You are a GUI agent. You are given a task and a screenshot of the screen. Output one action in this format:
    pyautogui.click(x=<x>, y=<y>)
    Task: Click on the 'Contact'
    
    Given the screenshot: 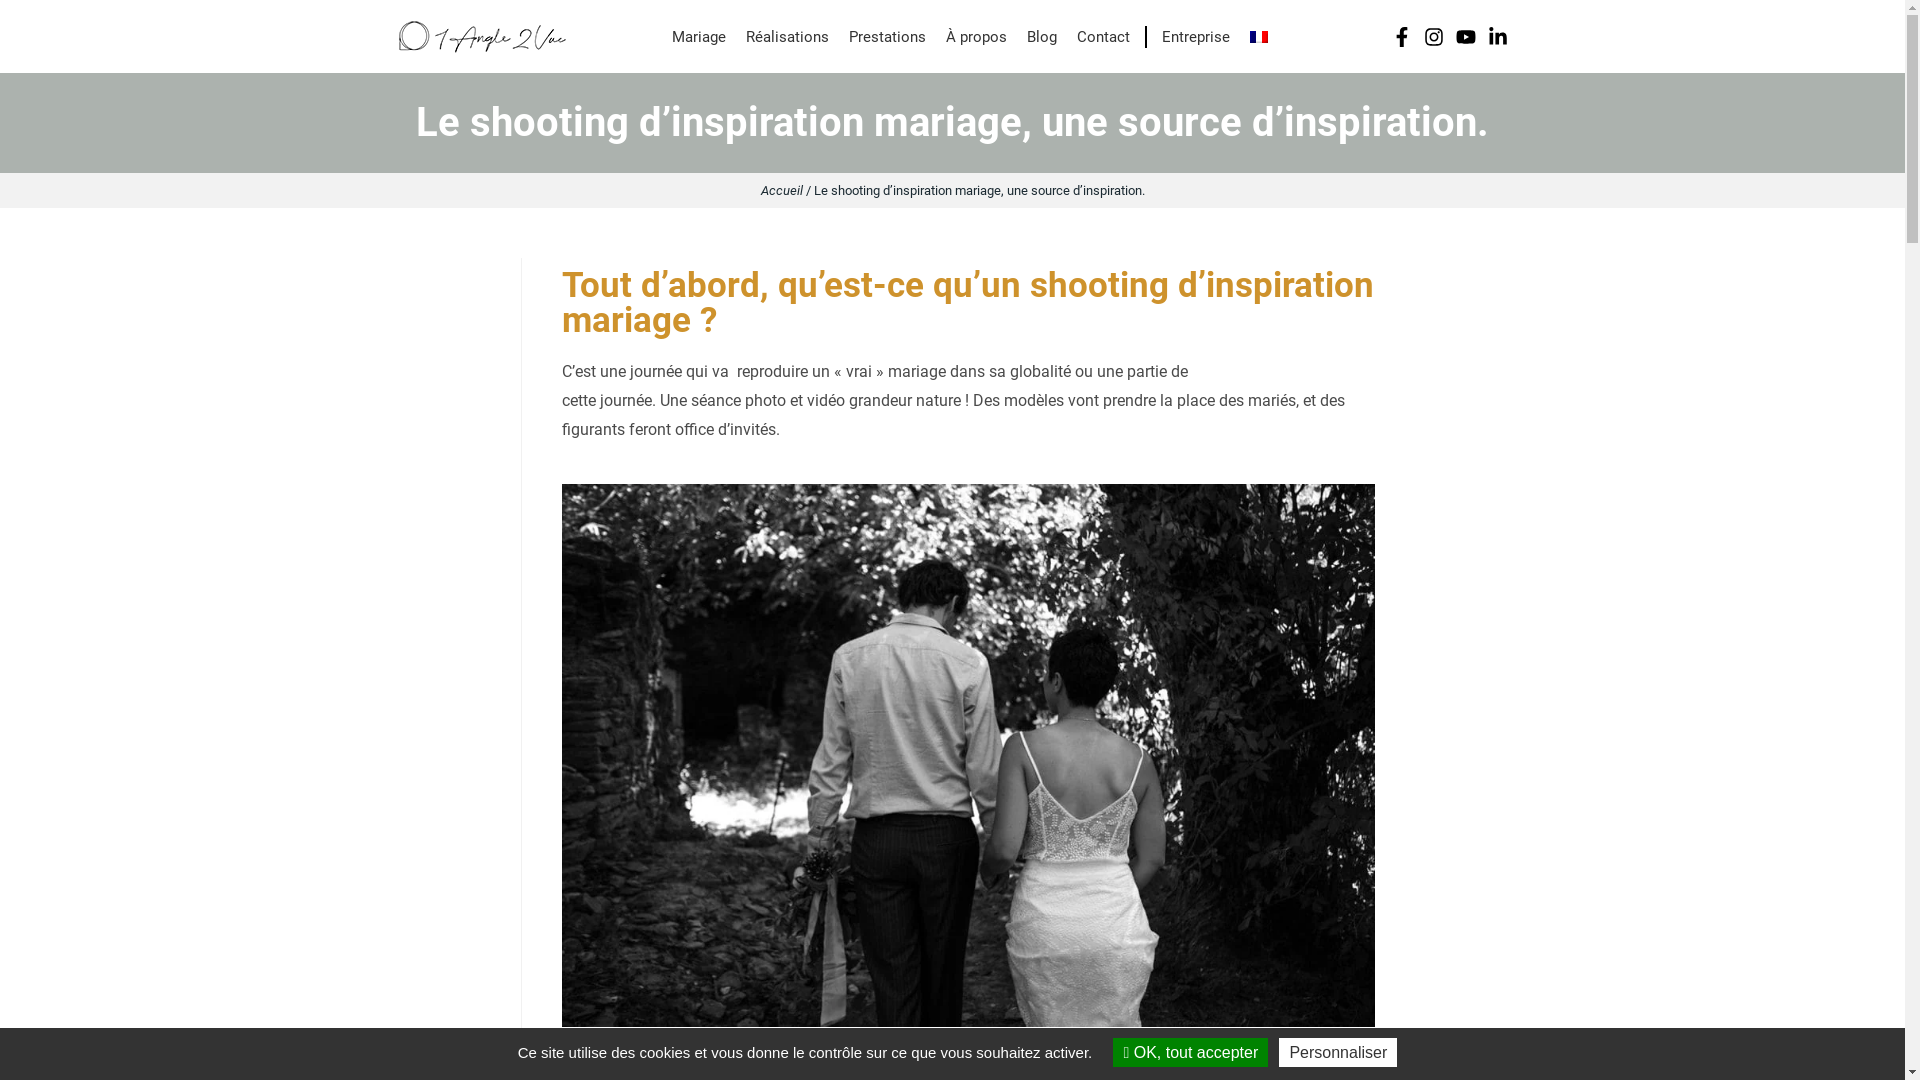 What is the action you would take?
    pyautogui.click(x=1102, y=37)
    